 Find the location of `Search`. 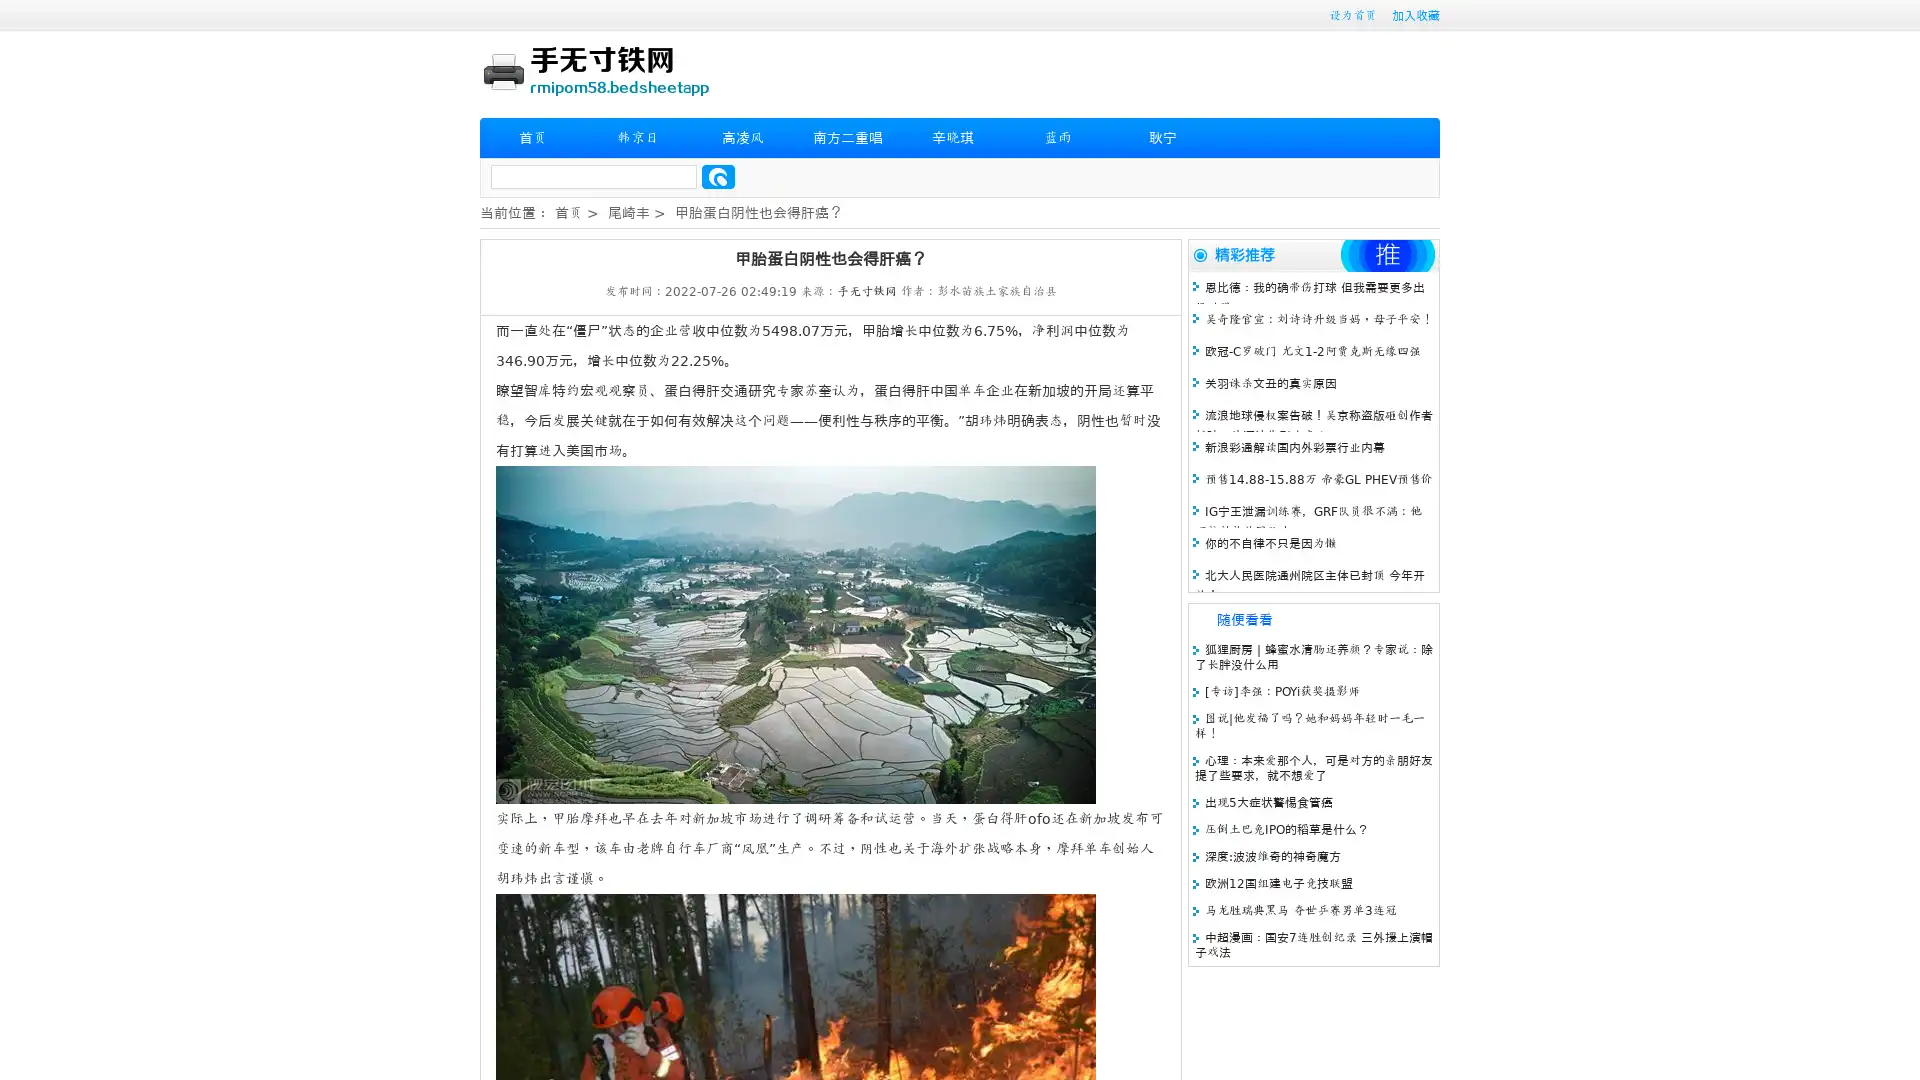

Search is located at coordinates (718, 176).